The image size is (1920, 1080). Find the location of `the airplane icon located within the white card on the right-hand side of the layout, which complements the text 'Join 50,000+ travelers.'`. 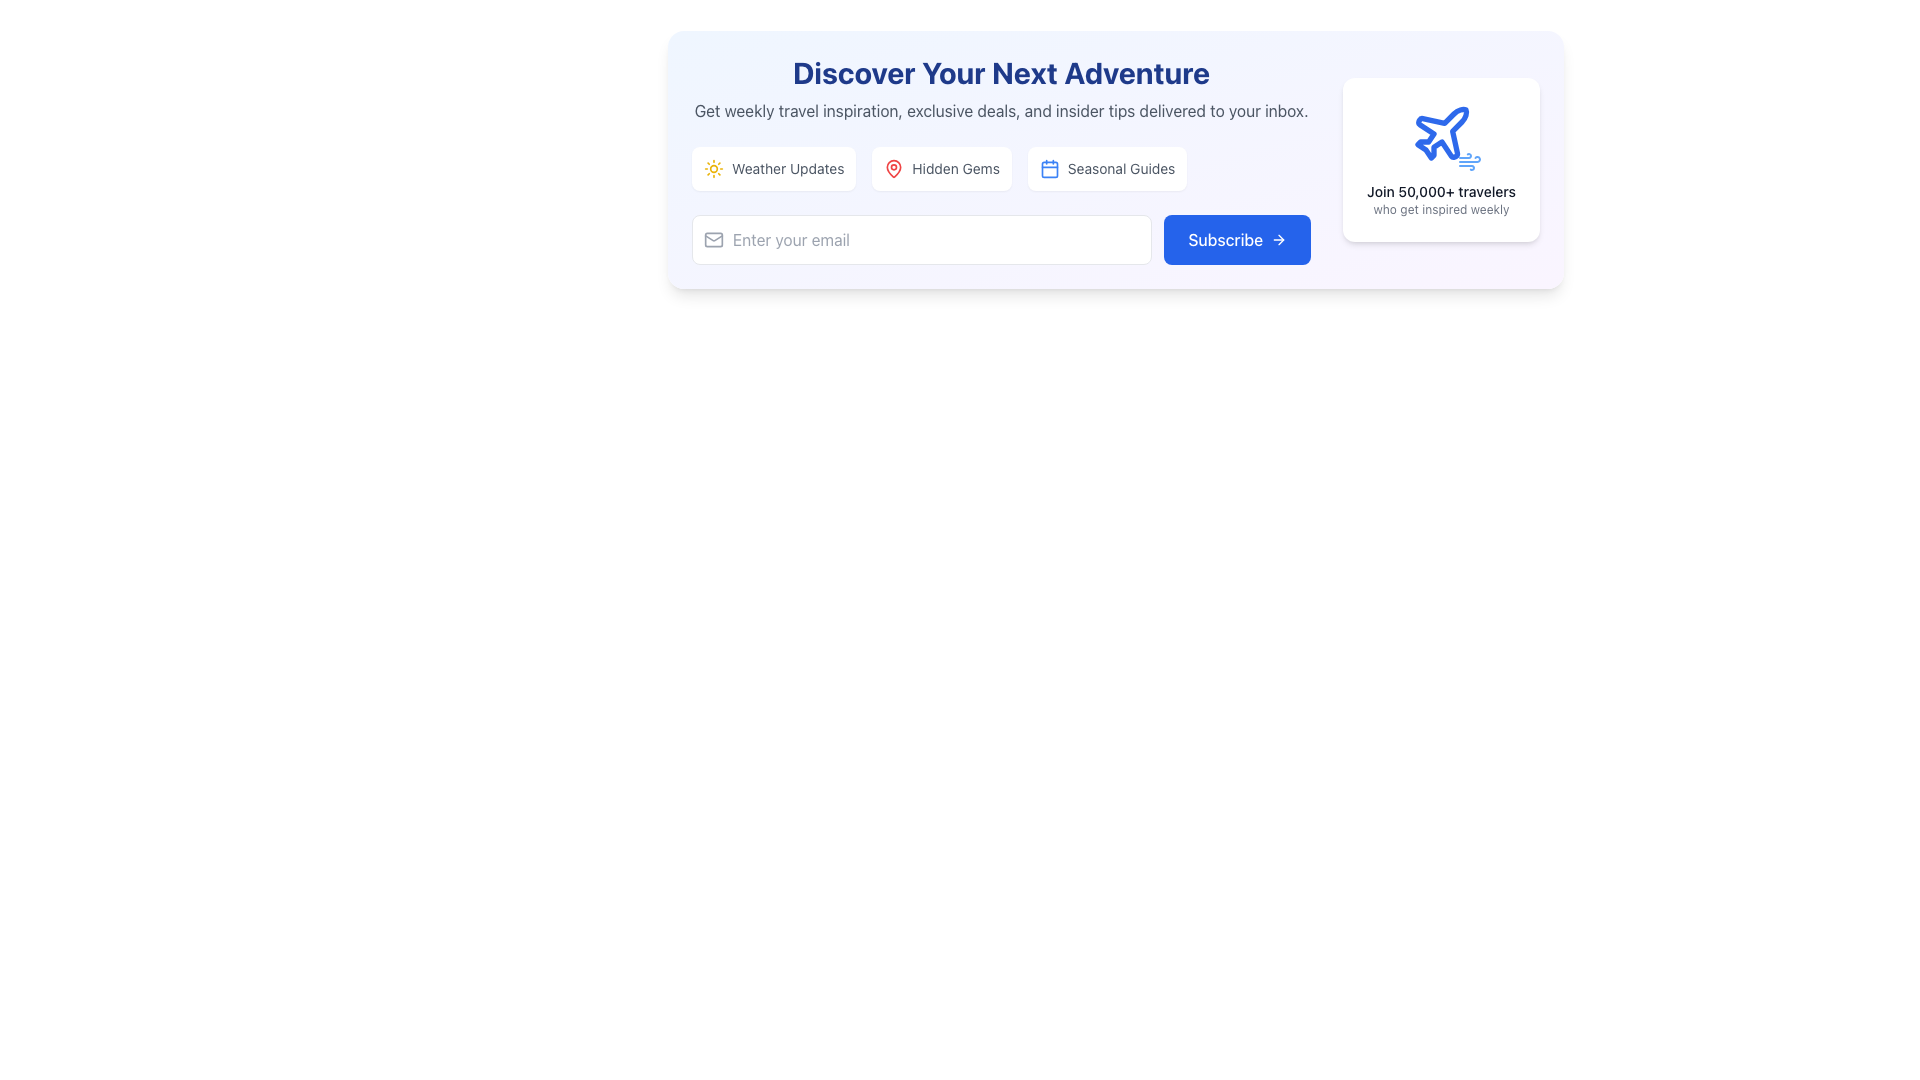

the airplane icon located within the white card on the right-hand side of the layout, which complements the text 'Join 50,000+ travelers.' is located at coordinates (1441, 133).